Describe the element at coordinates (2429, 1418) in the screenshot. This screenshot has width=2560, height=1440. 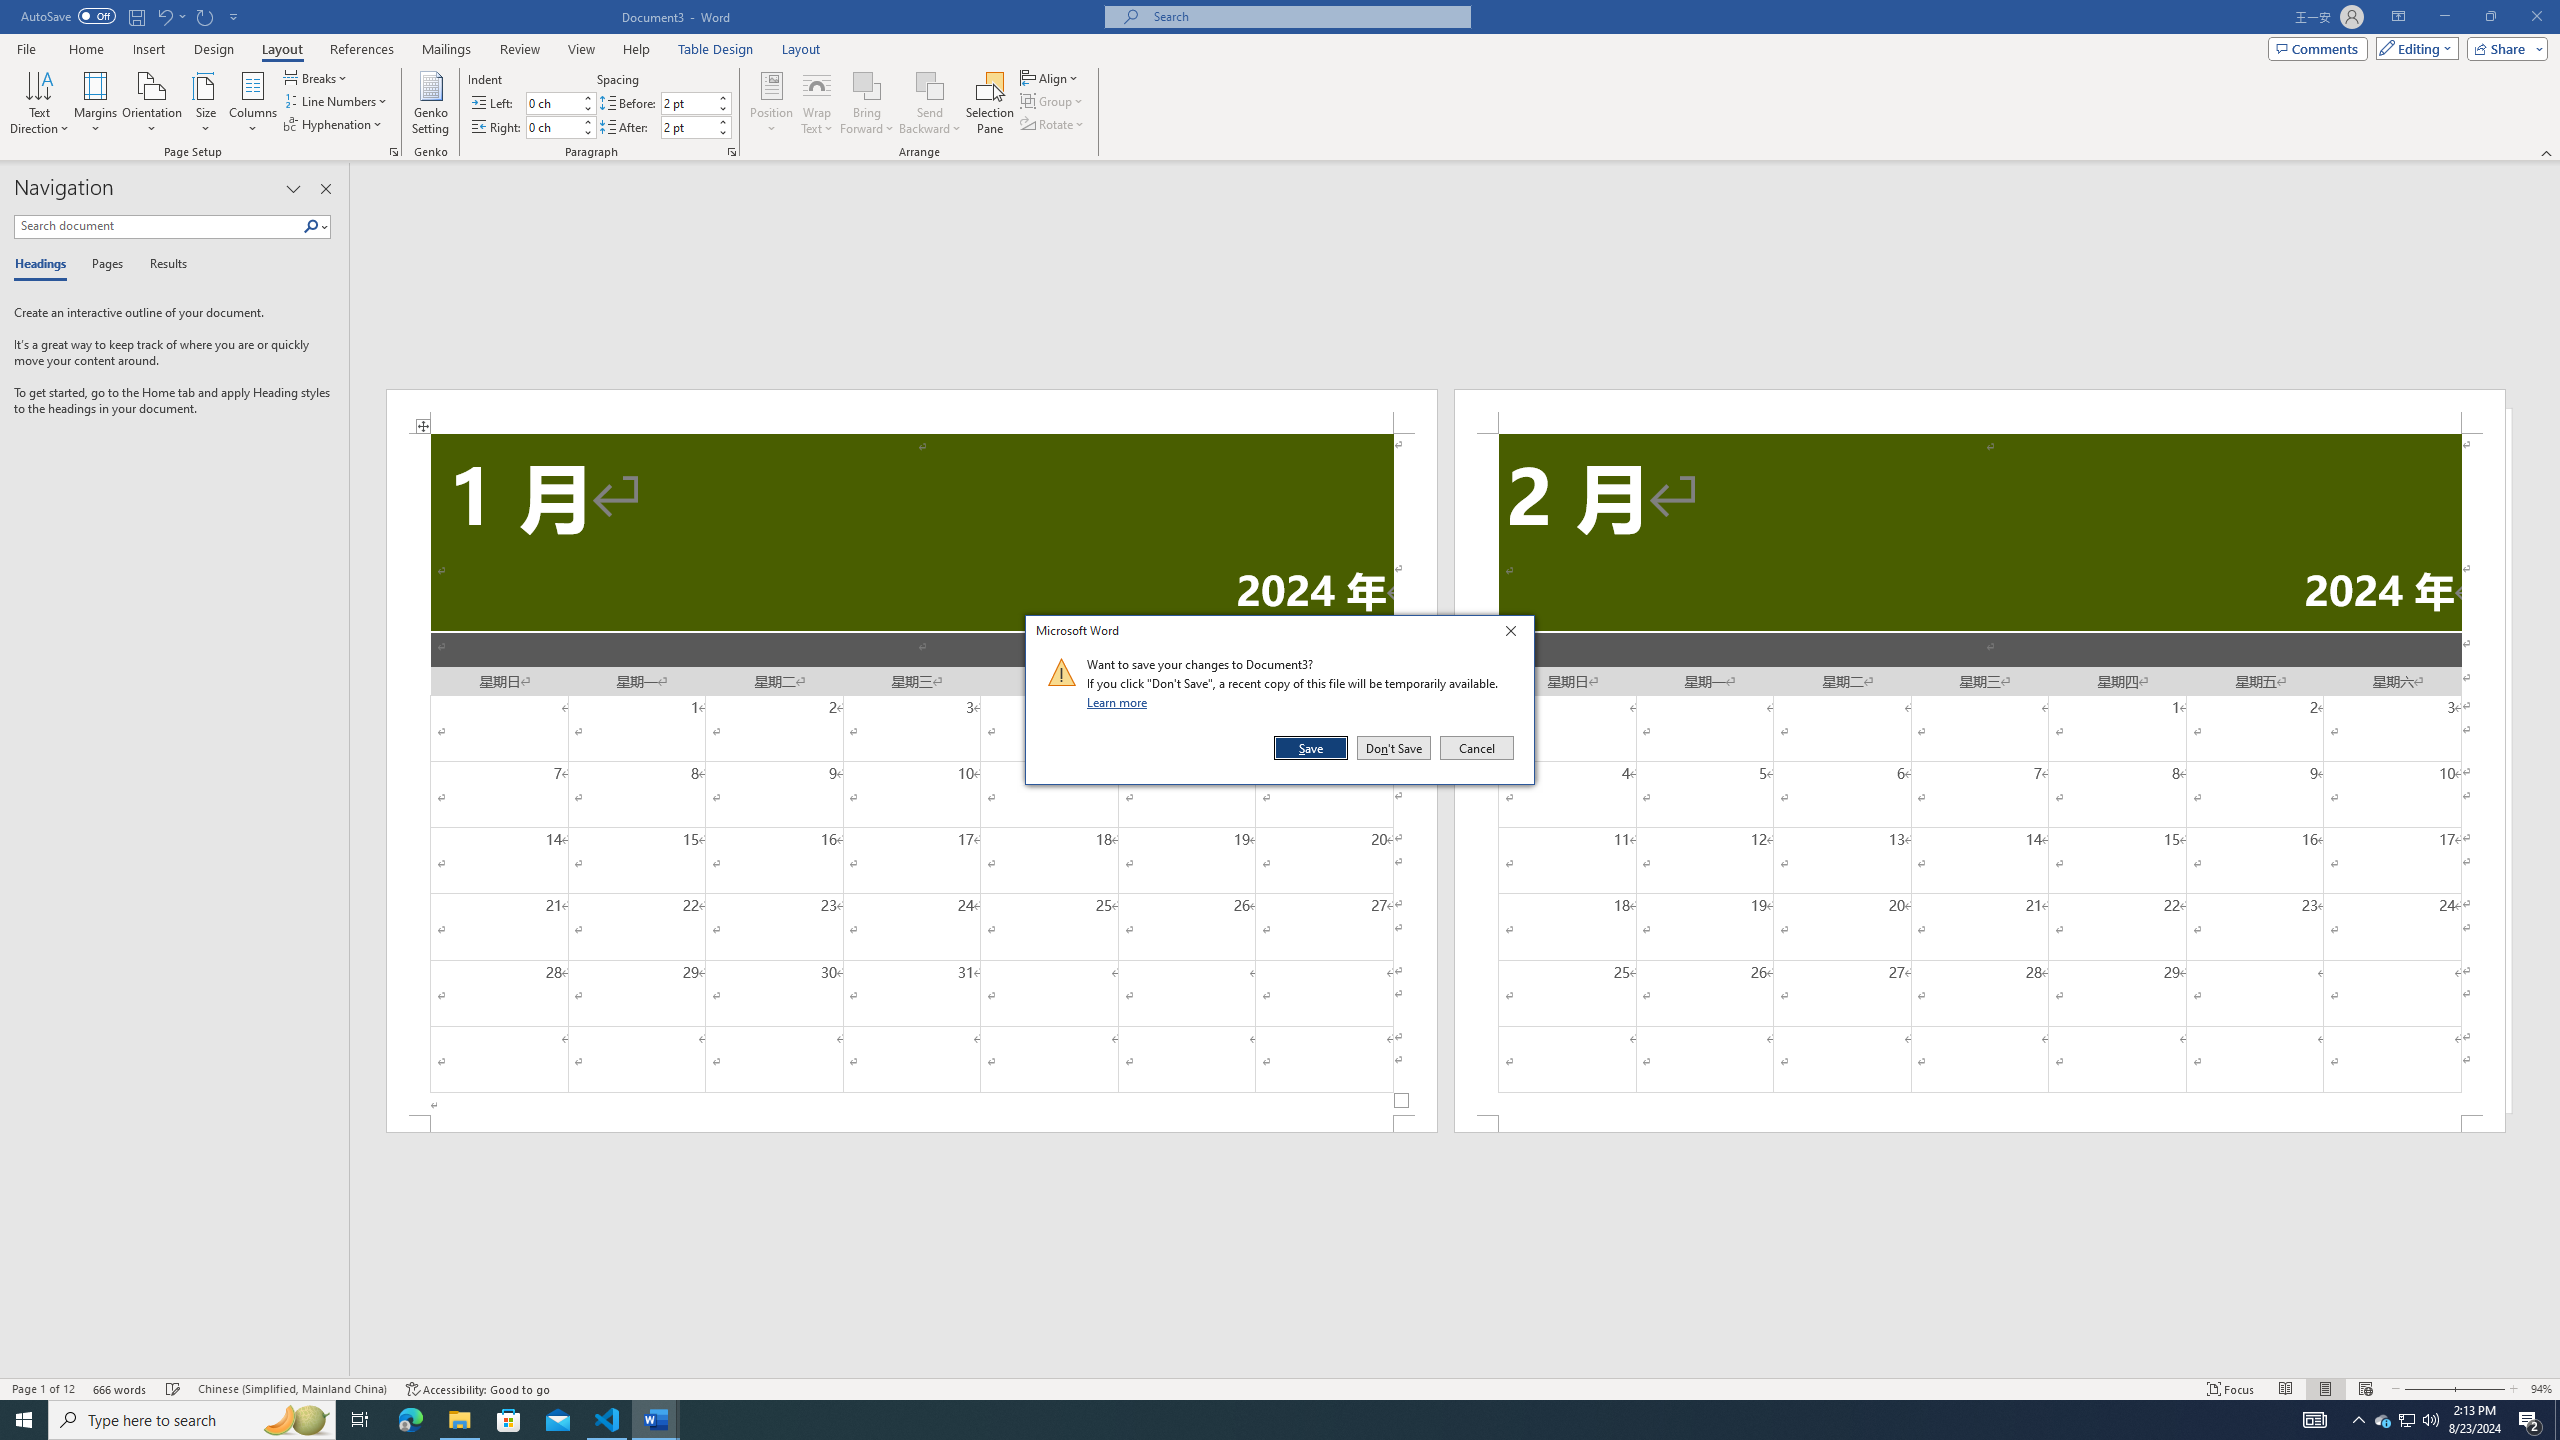
I see `'Q2790: 100%'` at that location.